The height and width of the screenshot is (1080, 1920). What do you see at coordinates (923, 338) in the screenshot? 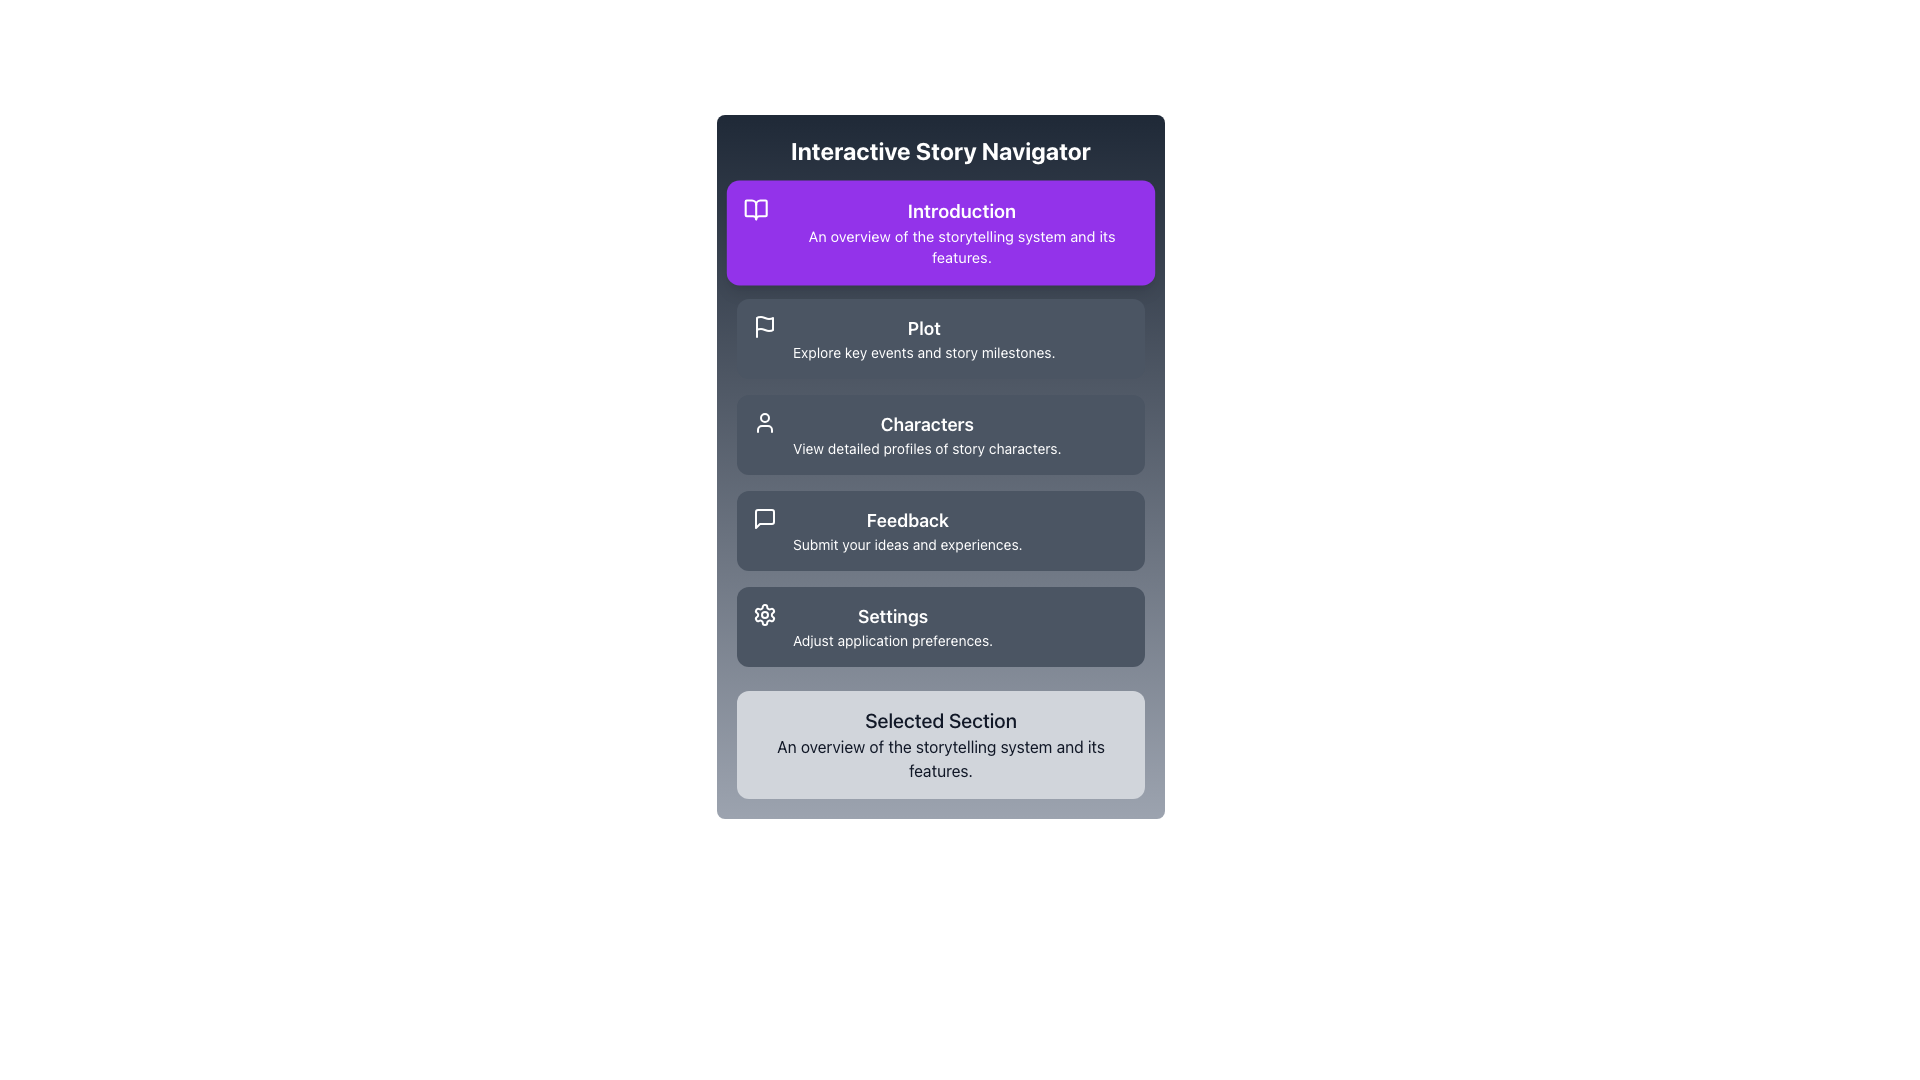
I see `the clickable navigation item labeled 'Plot' which is located in the second row of the navigation menu, between 'Introduction' and 'Characters'` at bounding box center [923, 338].